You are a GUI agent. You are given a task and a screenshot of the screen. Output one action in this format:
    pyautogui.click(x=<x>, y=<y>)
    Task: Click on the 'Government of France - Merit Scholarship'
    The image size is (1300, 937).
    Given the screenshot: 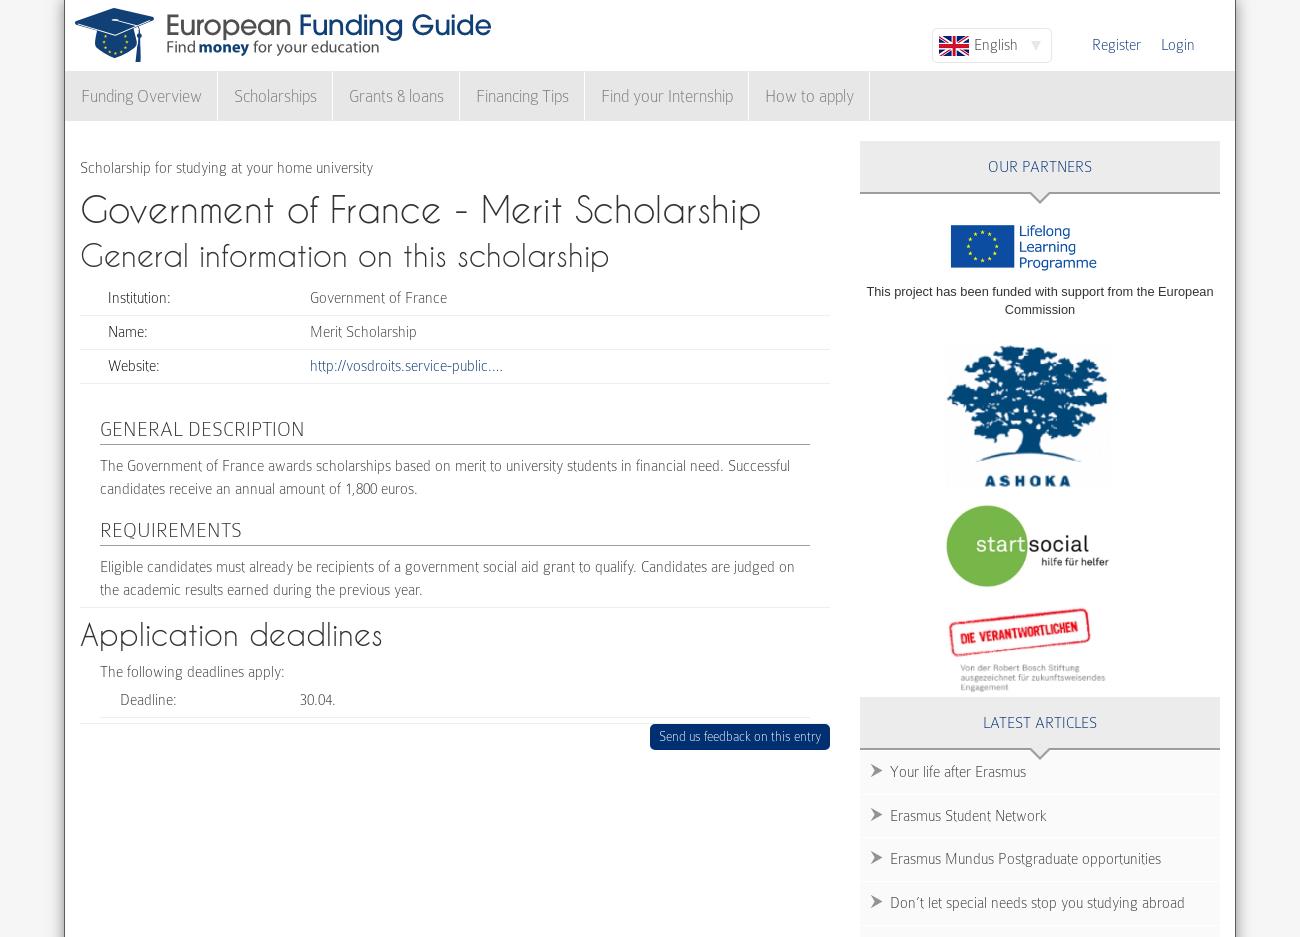 What is the action you would take?
    pyautogui.click(x=420, y=208)
    